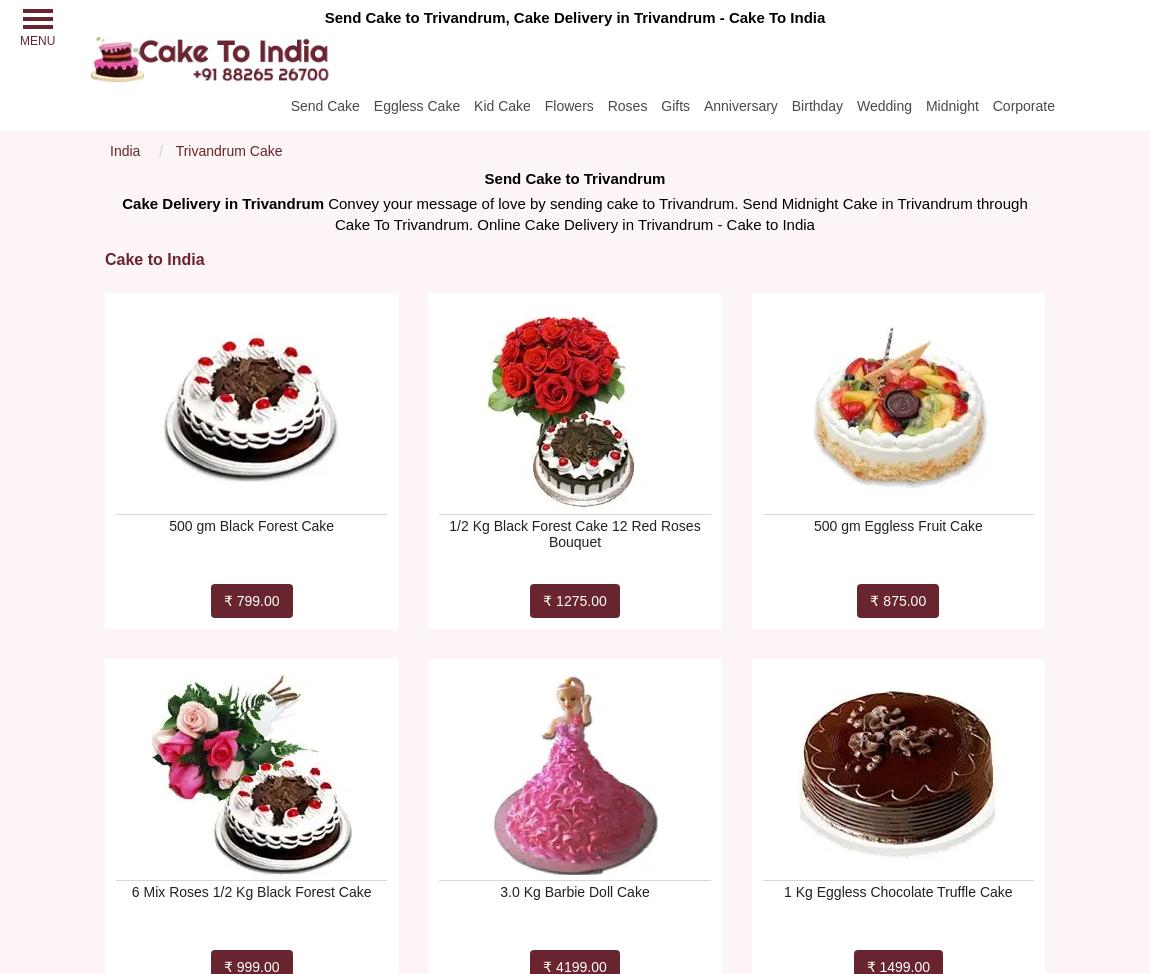 The width and height of the screenshot is (1150, 974). I want to click on 'Birthday', so click(815, 104).